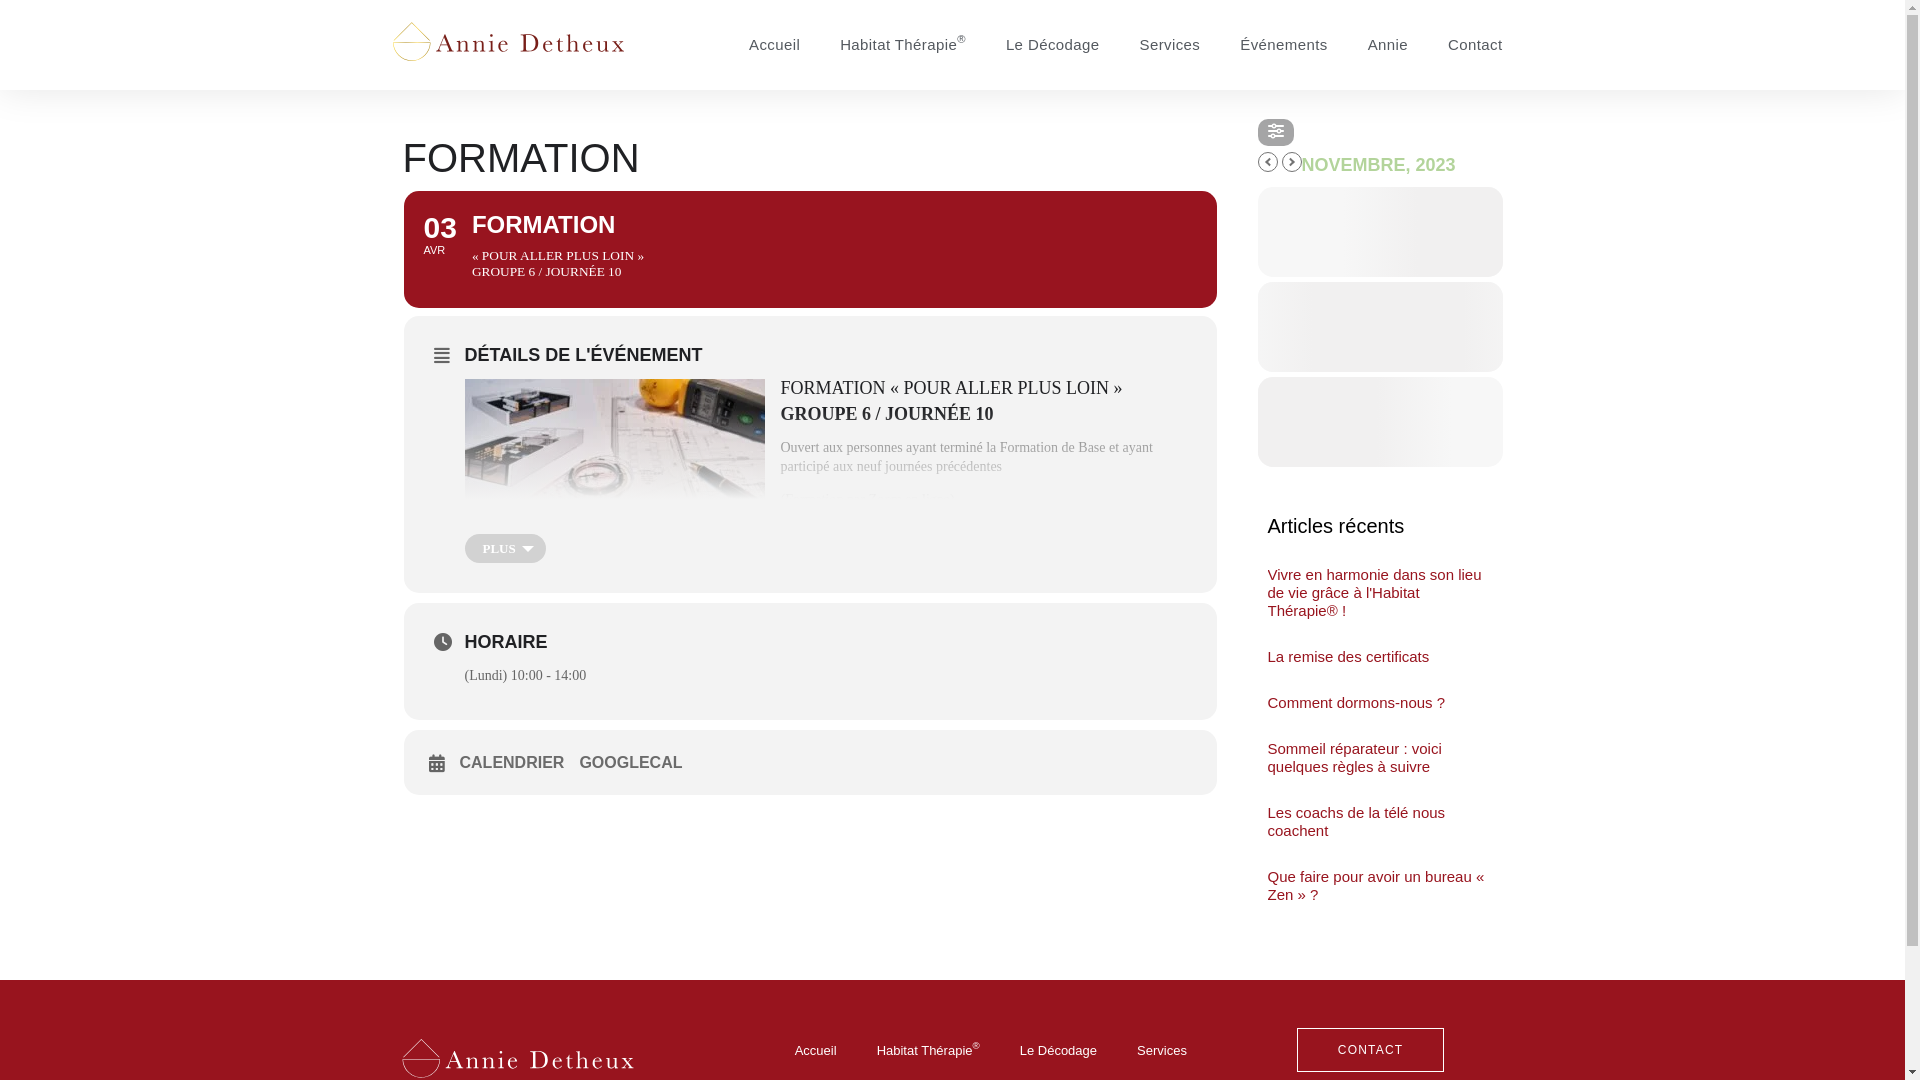 The height and width of the screenshot is (1080, 1920). Describe the element at coordinates (868, 498) in the screenshot. I see `'Zoom'` at that location.